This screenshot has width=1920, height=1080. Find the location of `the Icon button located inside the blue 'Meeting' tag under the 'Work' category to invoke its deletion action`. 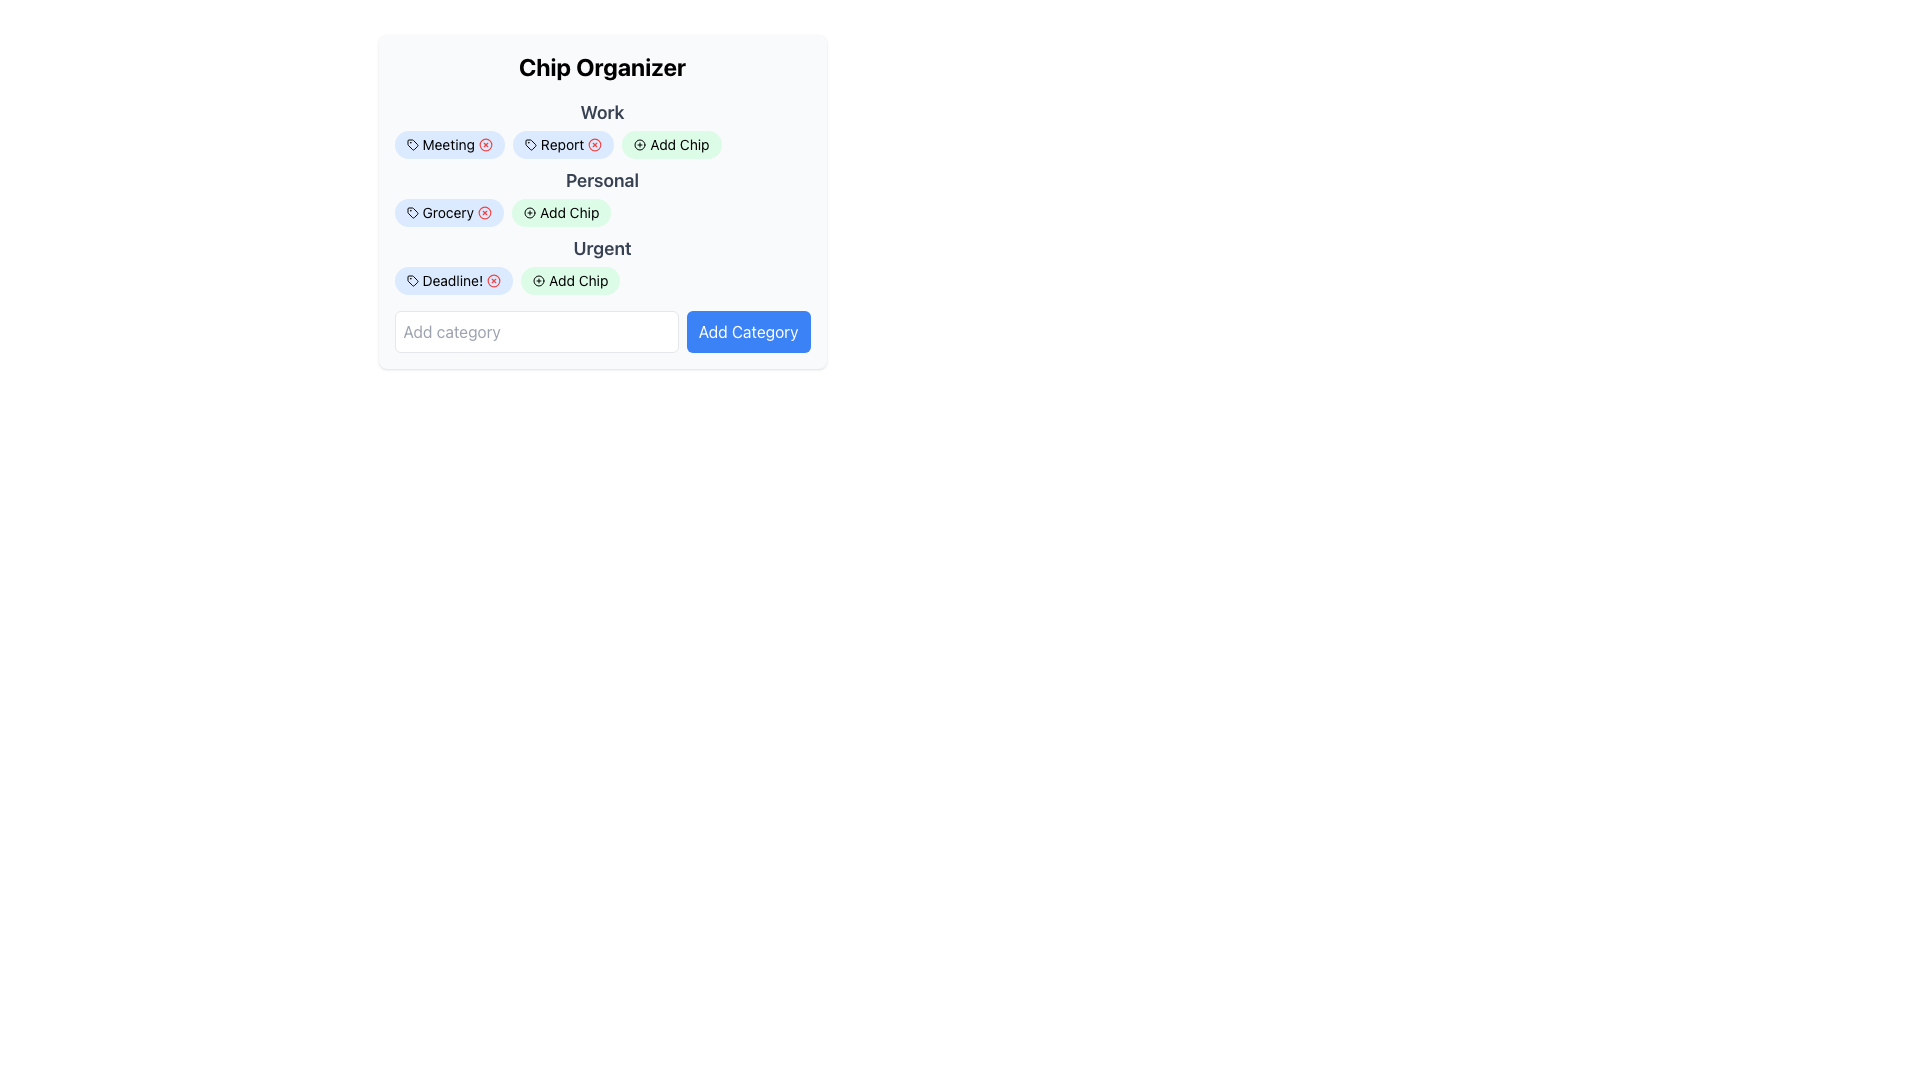

the Icon button located inside the blue 'Meeting' tag under the 'Work' category to invoke its deletion action is located at coordinates (485, 144).